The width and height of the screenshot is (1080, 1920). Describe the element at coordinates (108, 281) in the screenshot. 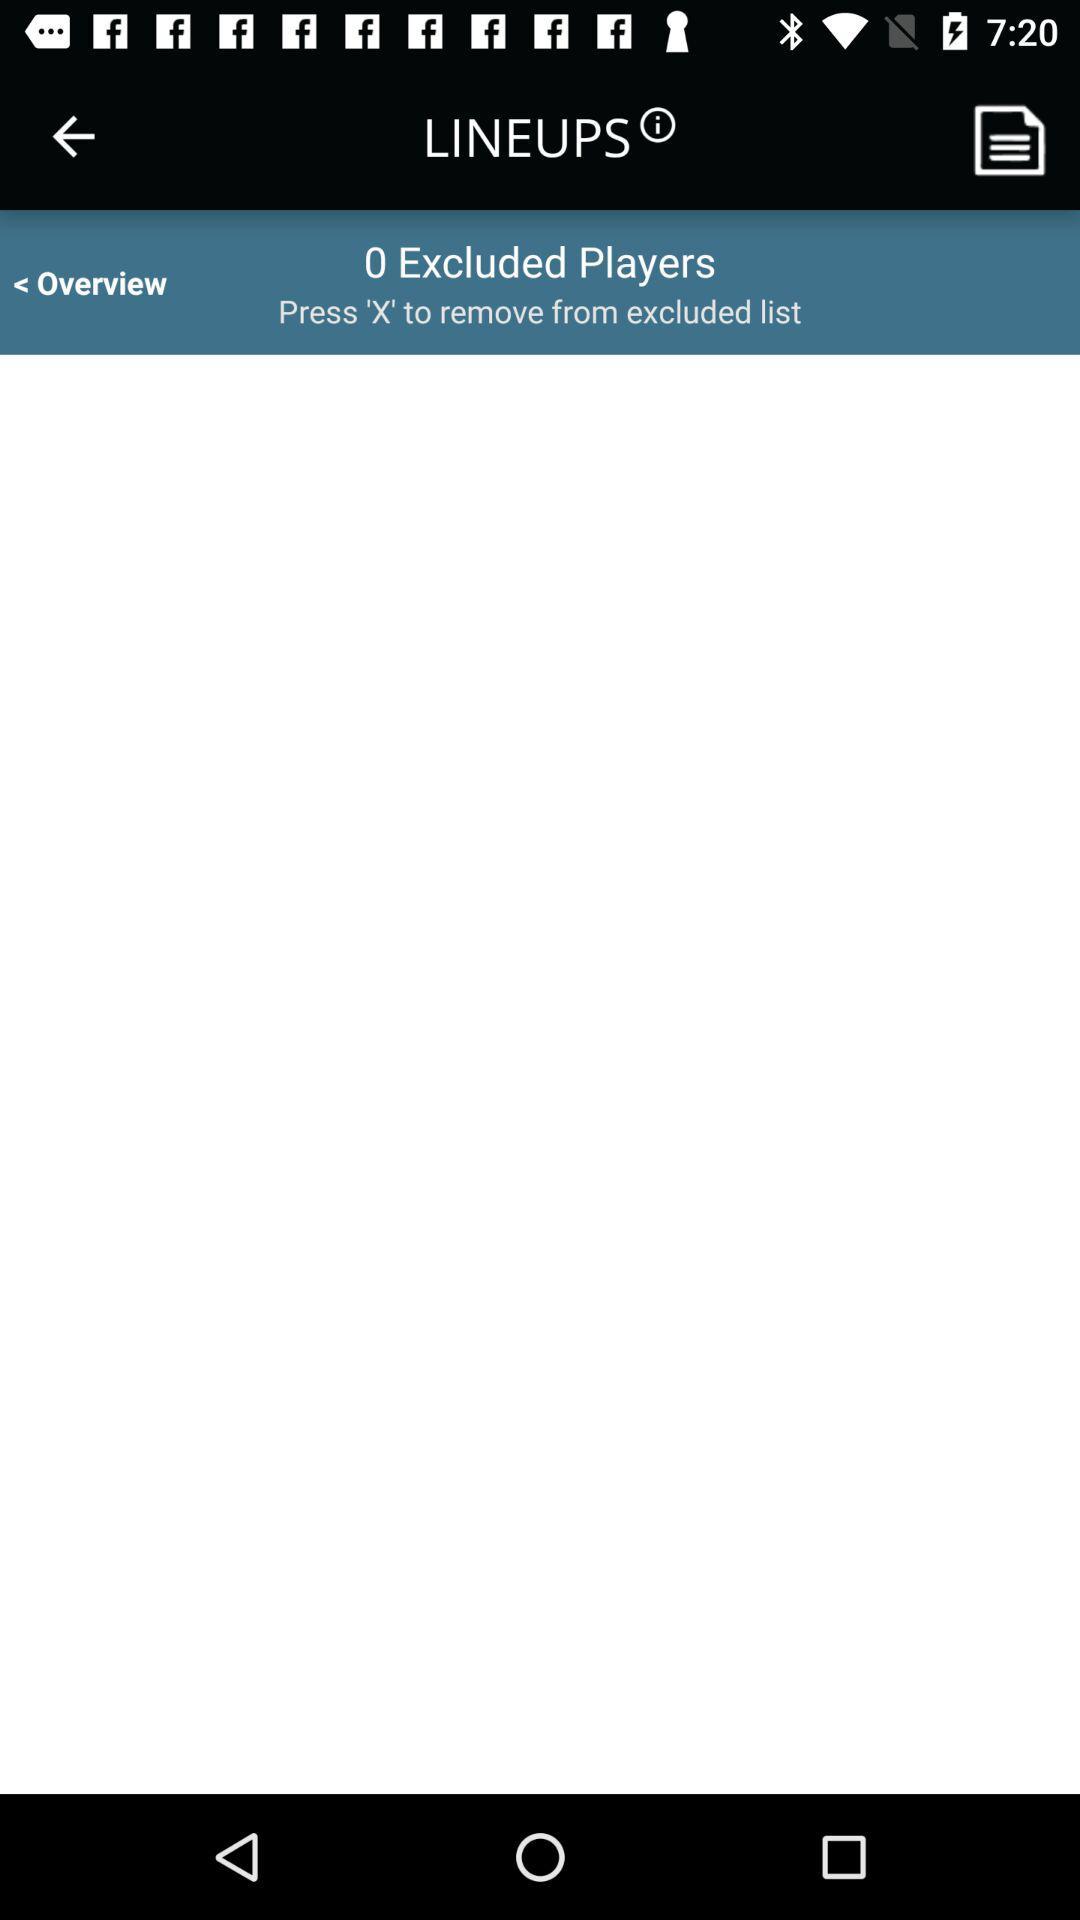

I see `< overview icon` at that location.